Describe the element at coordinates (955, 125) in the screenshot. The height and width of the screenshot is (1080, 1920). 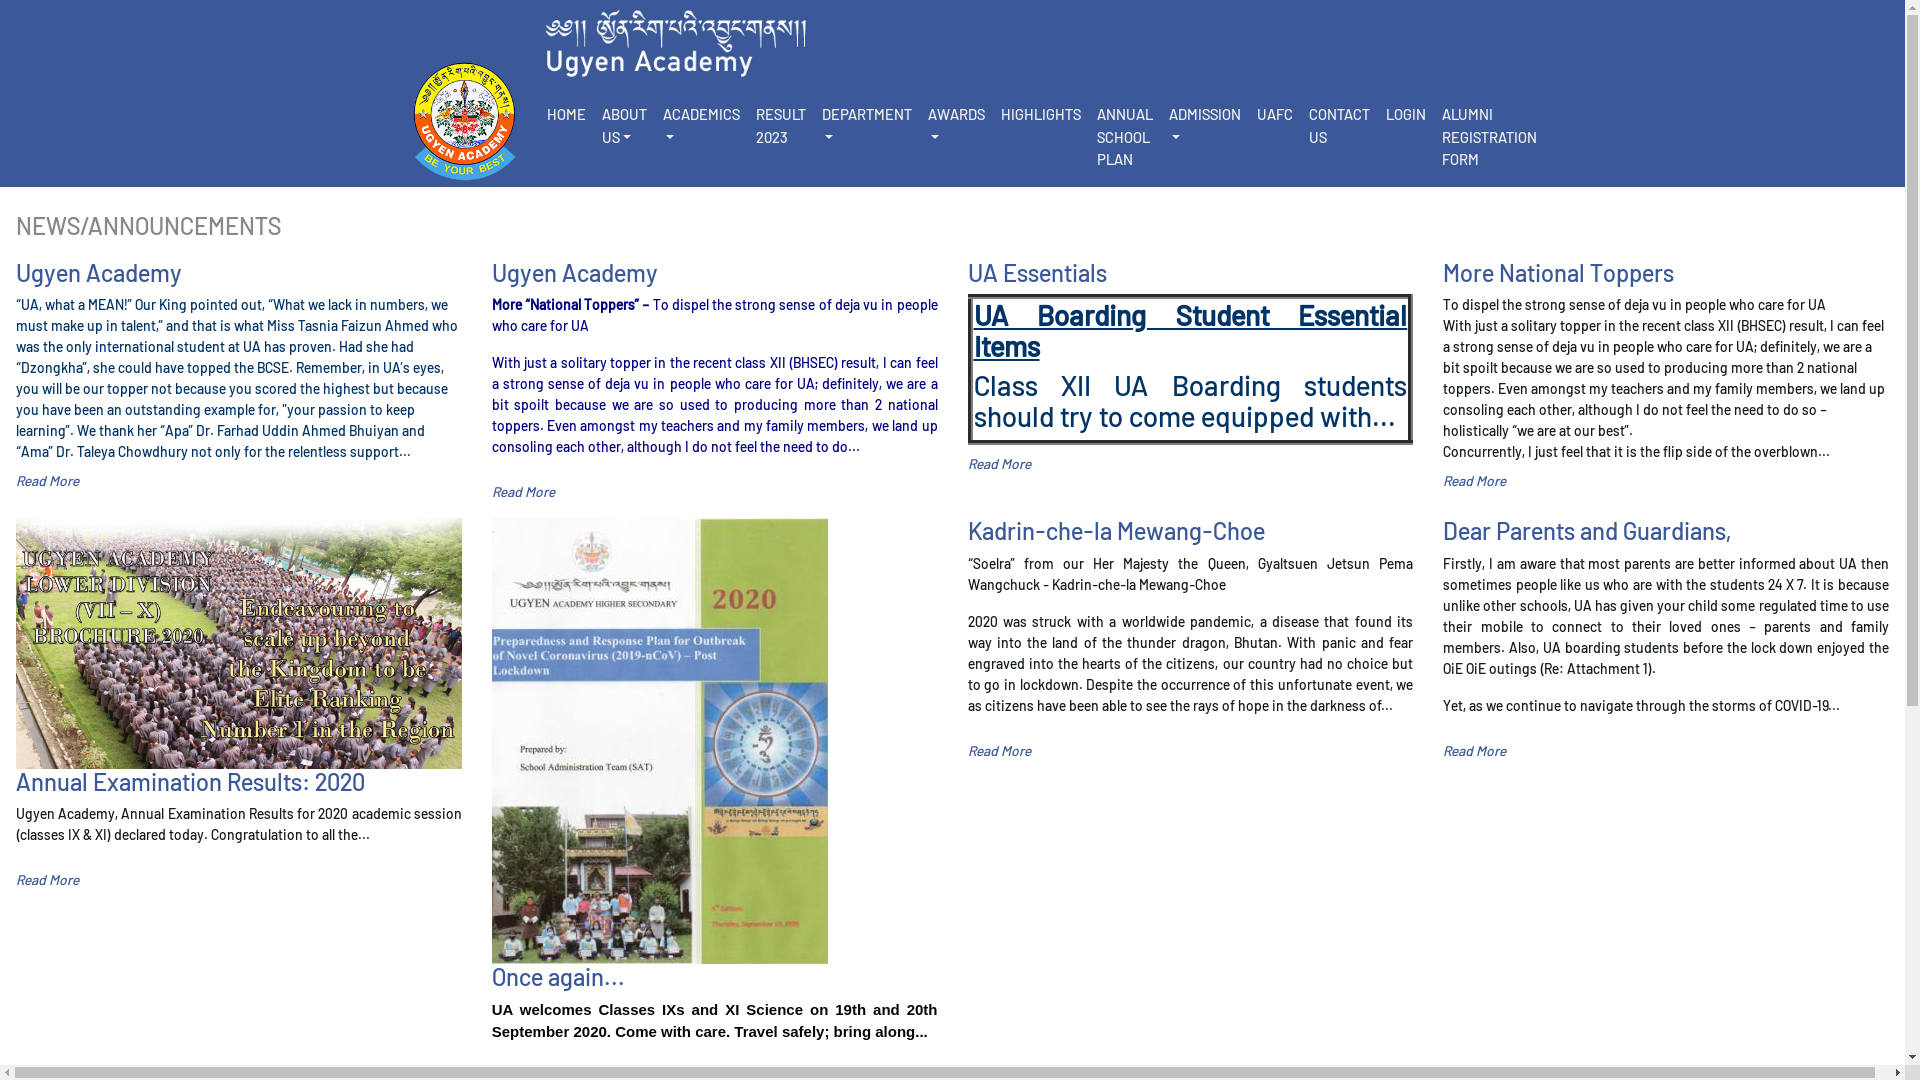
I see `'AWARDS'` at that location.